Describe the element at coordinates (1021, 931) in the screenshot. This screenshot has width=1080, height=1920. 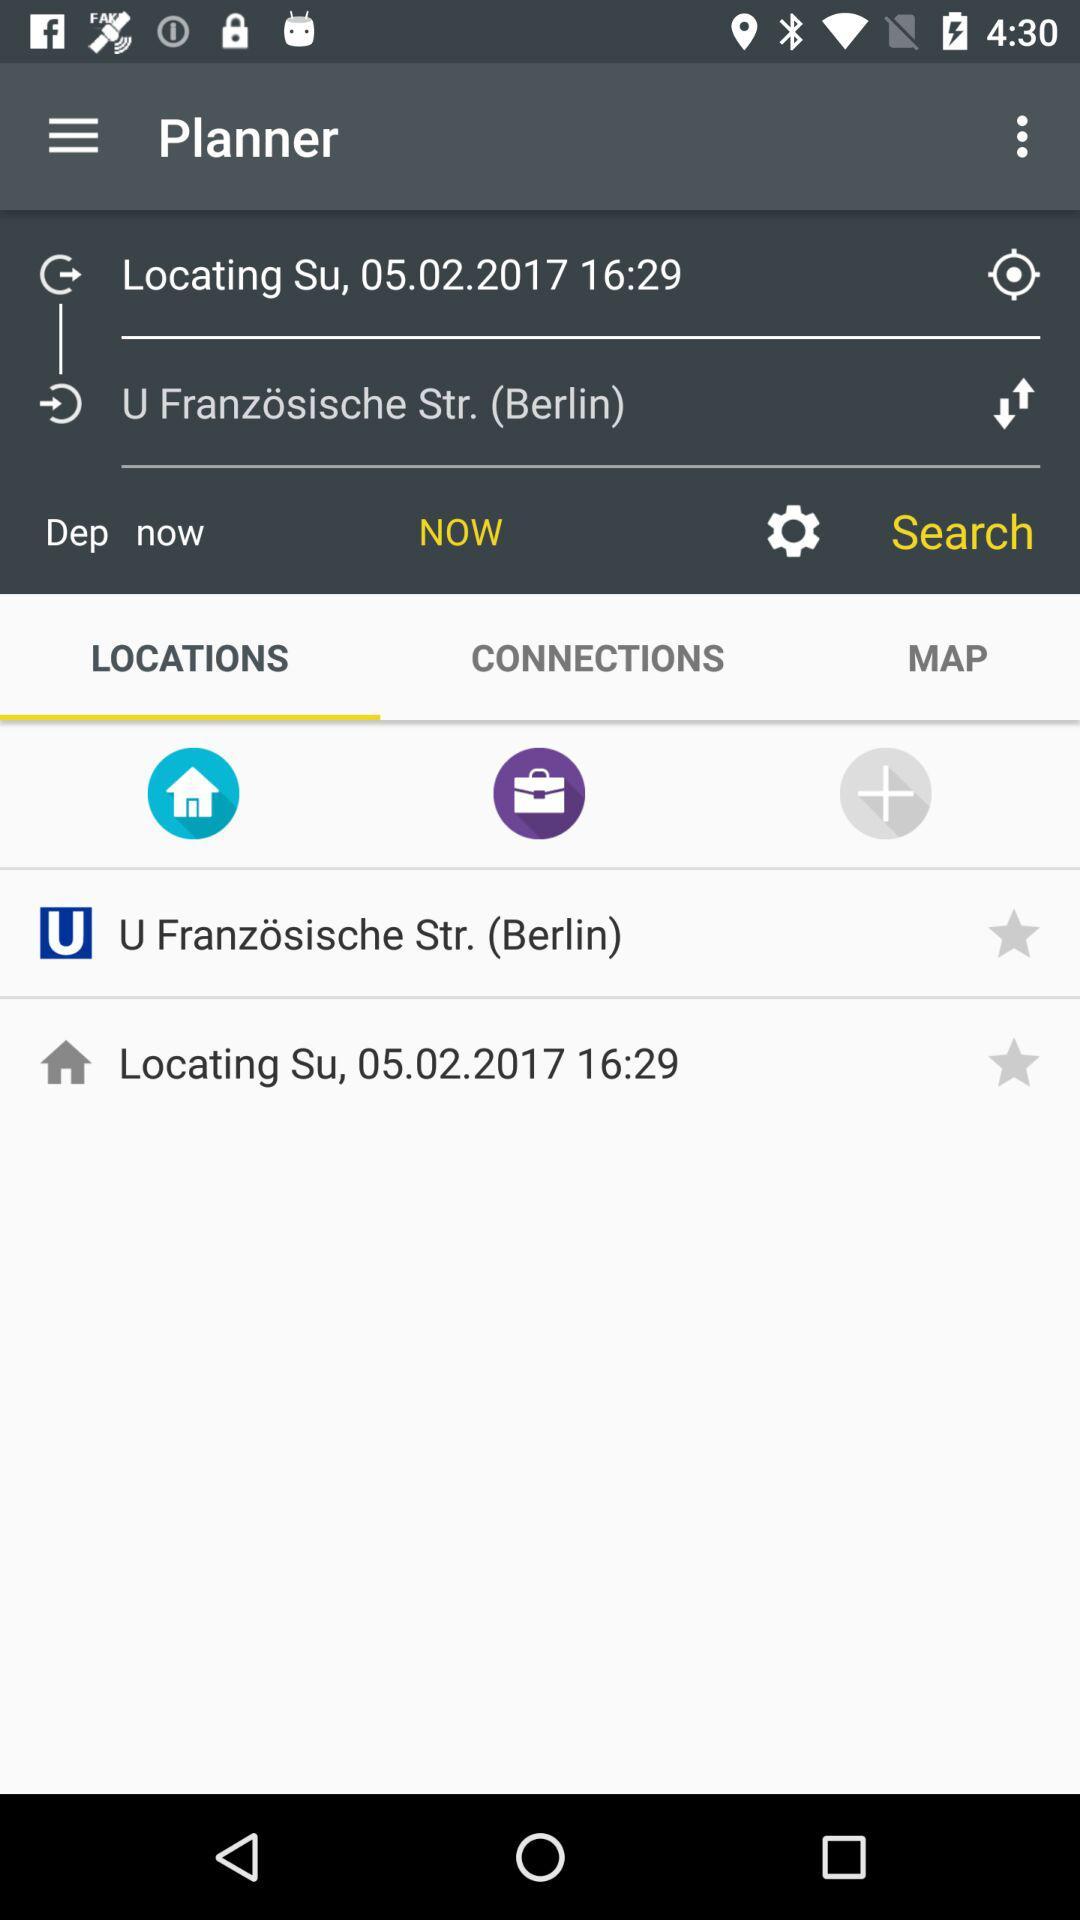
I see `the first star icon on right` at that location.